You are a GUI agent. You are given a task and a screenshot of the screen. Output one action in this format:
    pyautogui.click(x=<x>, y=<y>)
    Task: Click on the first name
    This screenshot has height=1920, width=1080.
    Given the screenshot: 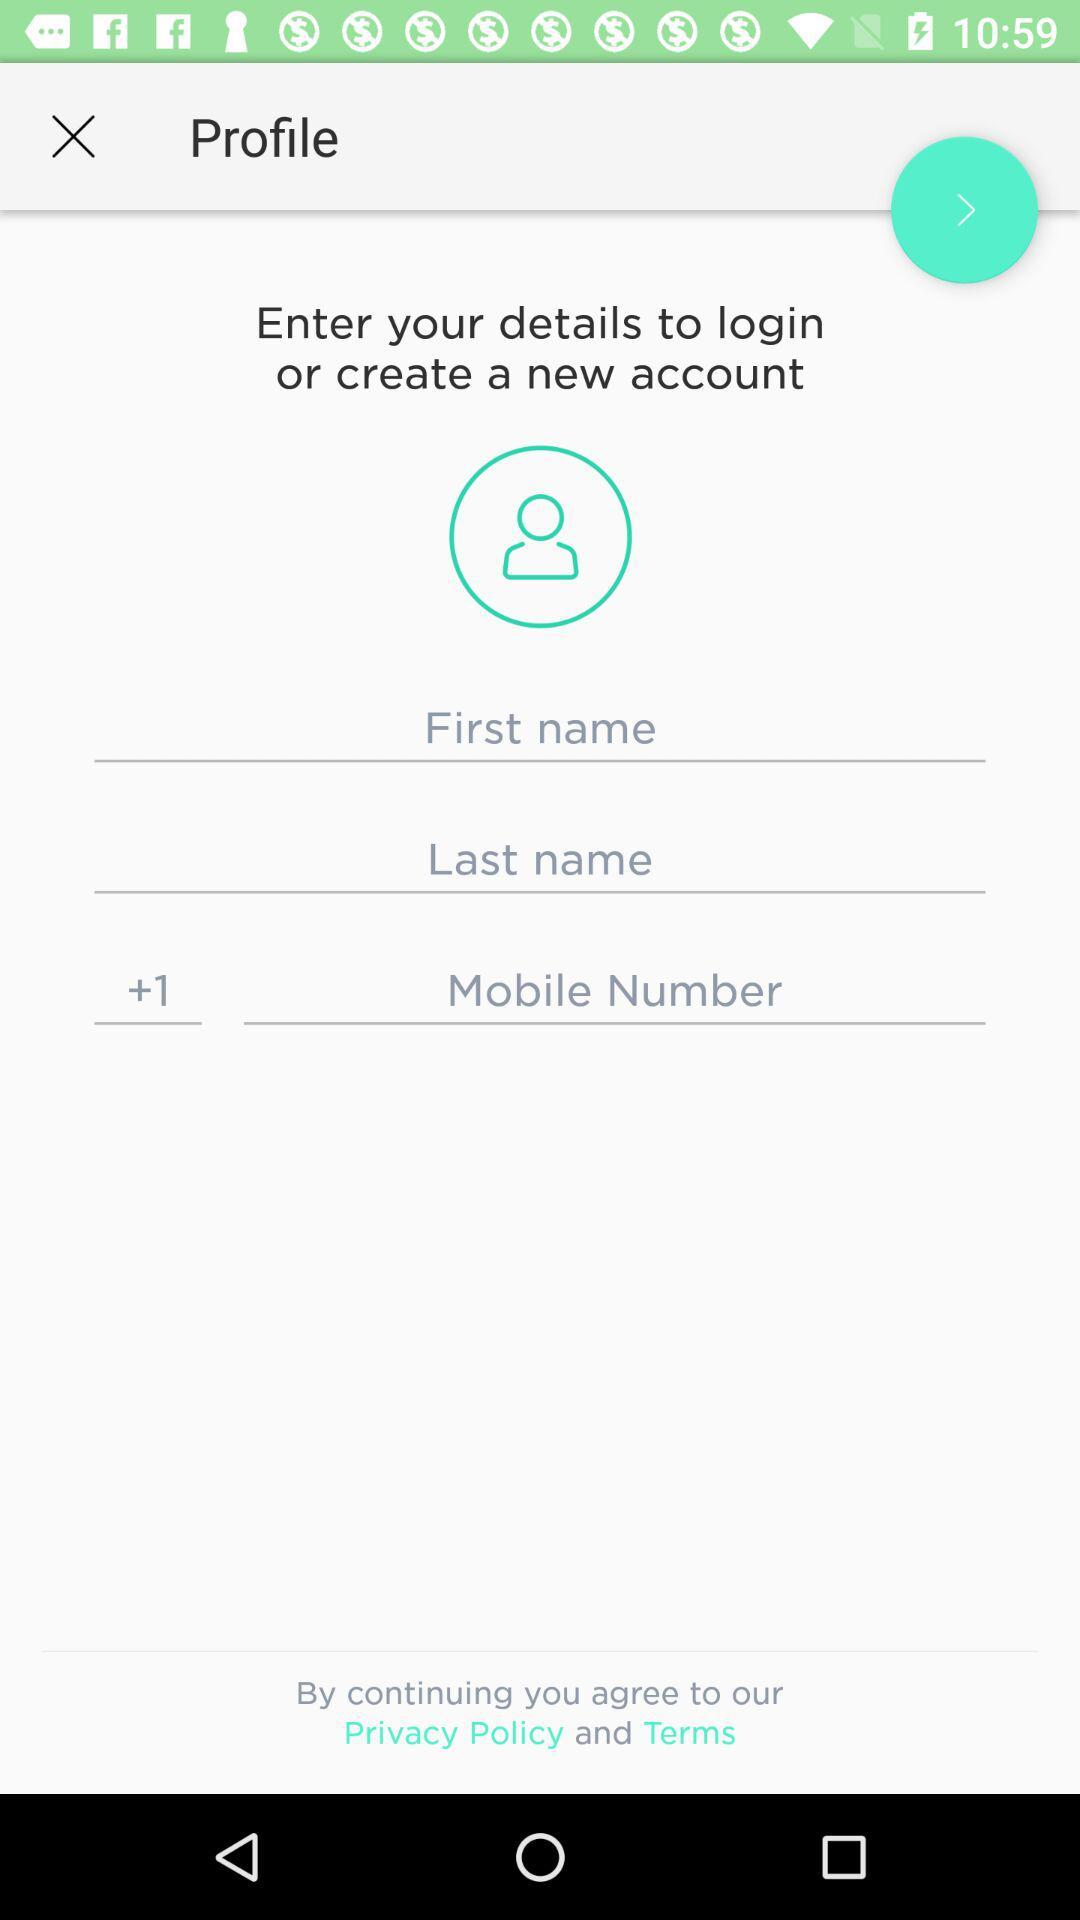 What is the action you would take?
    pyautogui.click(x=540, y=726)
    